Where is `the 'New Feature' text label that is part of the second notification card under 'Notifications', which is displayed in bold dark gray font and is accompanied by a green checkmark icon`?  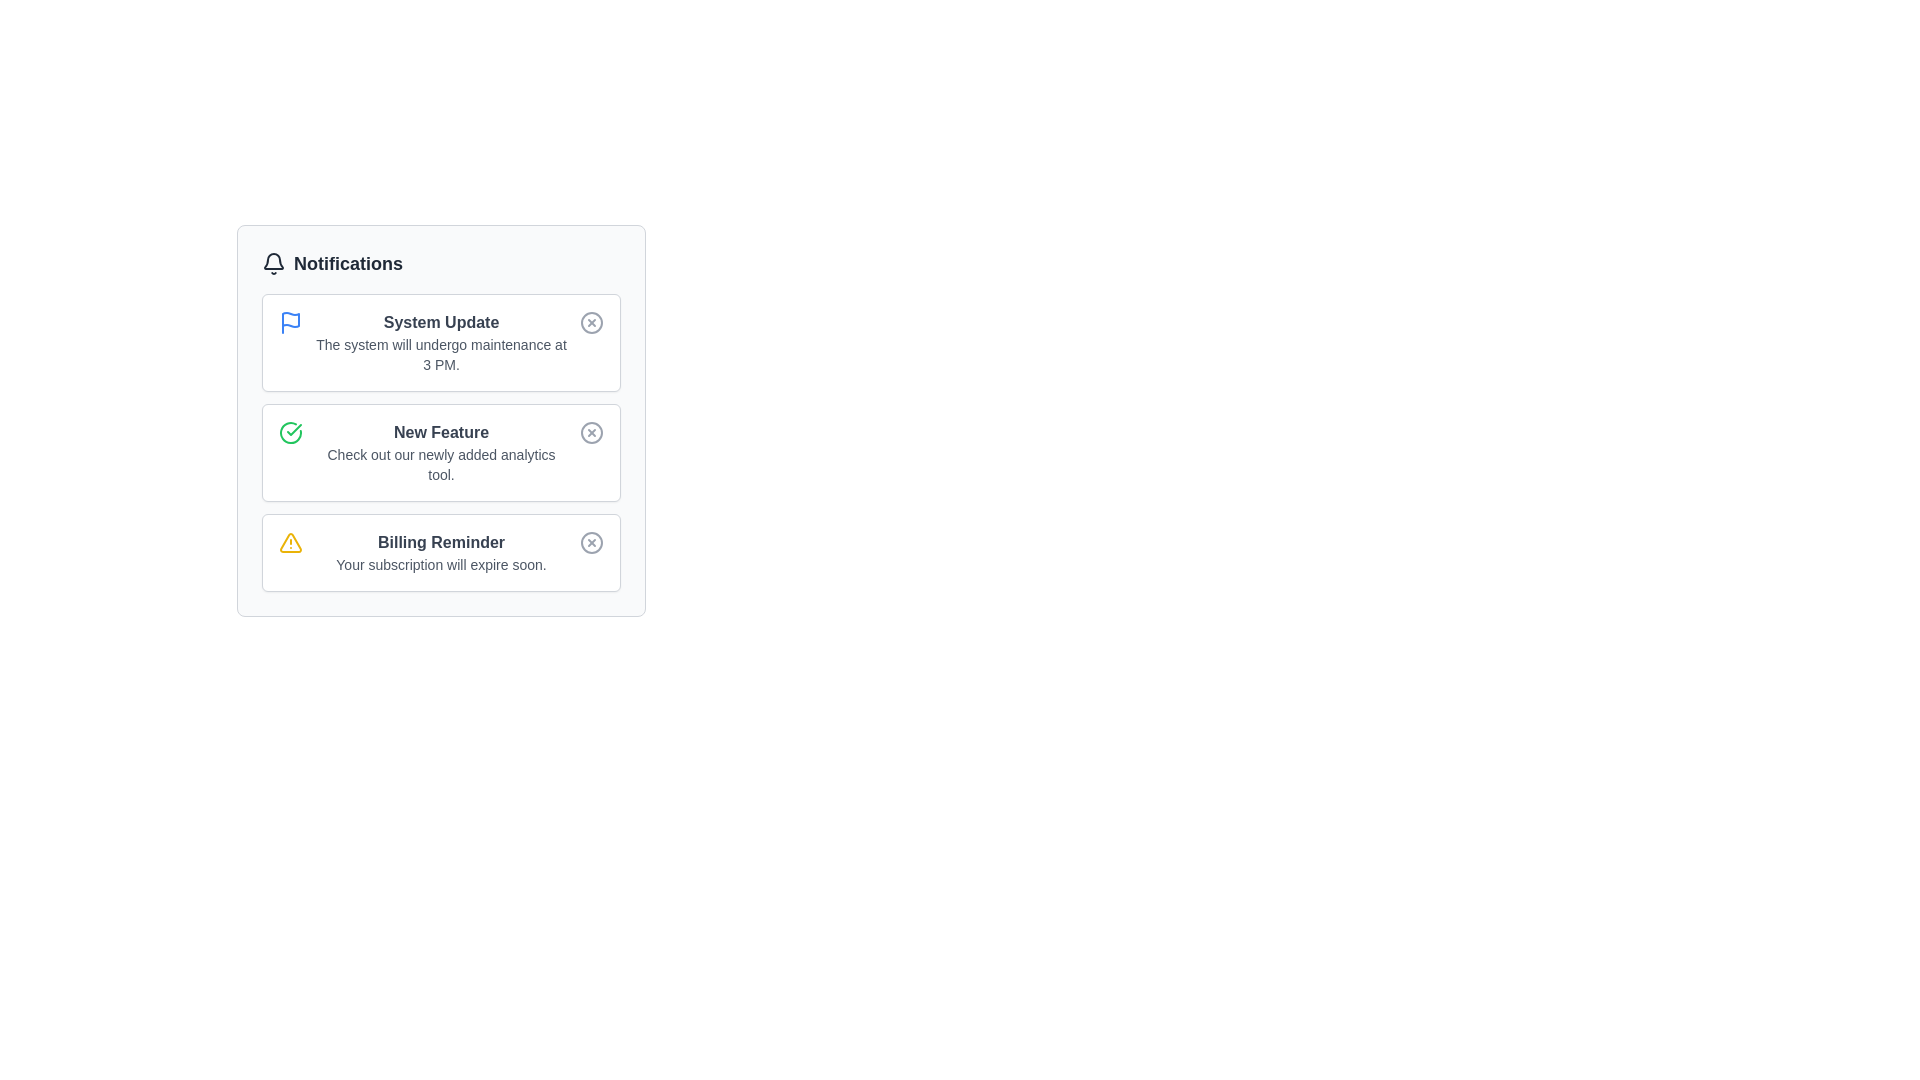 the 'New Feature' text label that is part of the second notification card under 'Notifications', which is displayed in bold dark gray font and is accompanied by a green checkmark icon is located at coordinates (440, 431).